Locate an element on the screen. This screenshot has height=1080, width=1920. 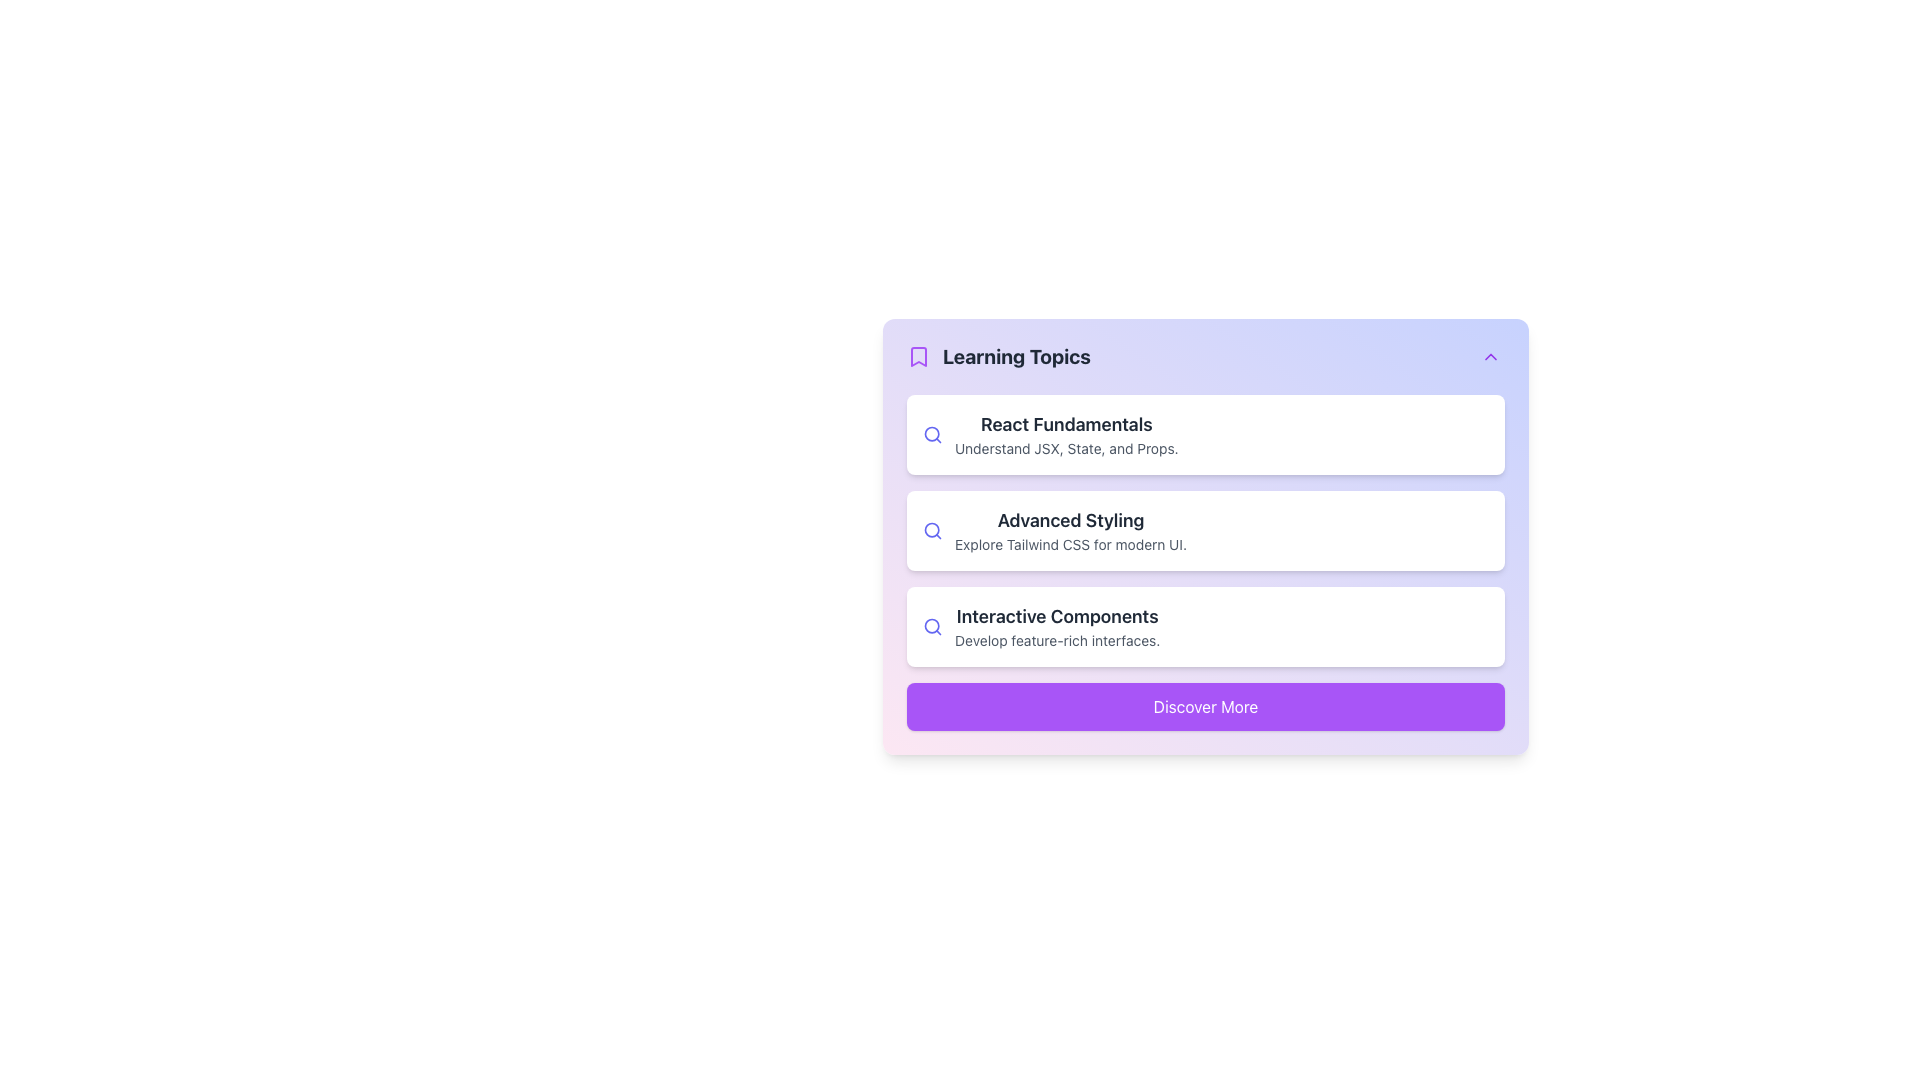
the text notification that displays 'Explore Tailwind CSS for modern UI.' located below the title 'Advanced Styling' in the middle card of the vertical stack of content cards is located at coordinates (1069, 544).